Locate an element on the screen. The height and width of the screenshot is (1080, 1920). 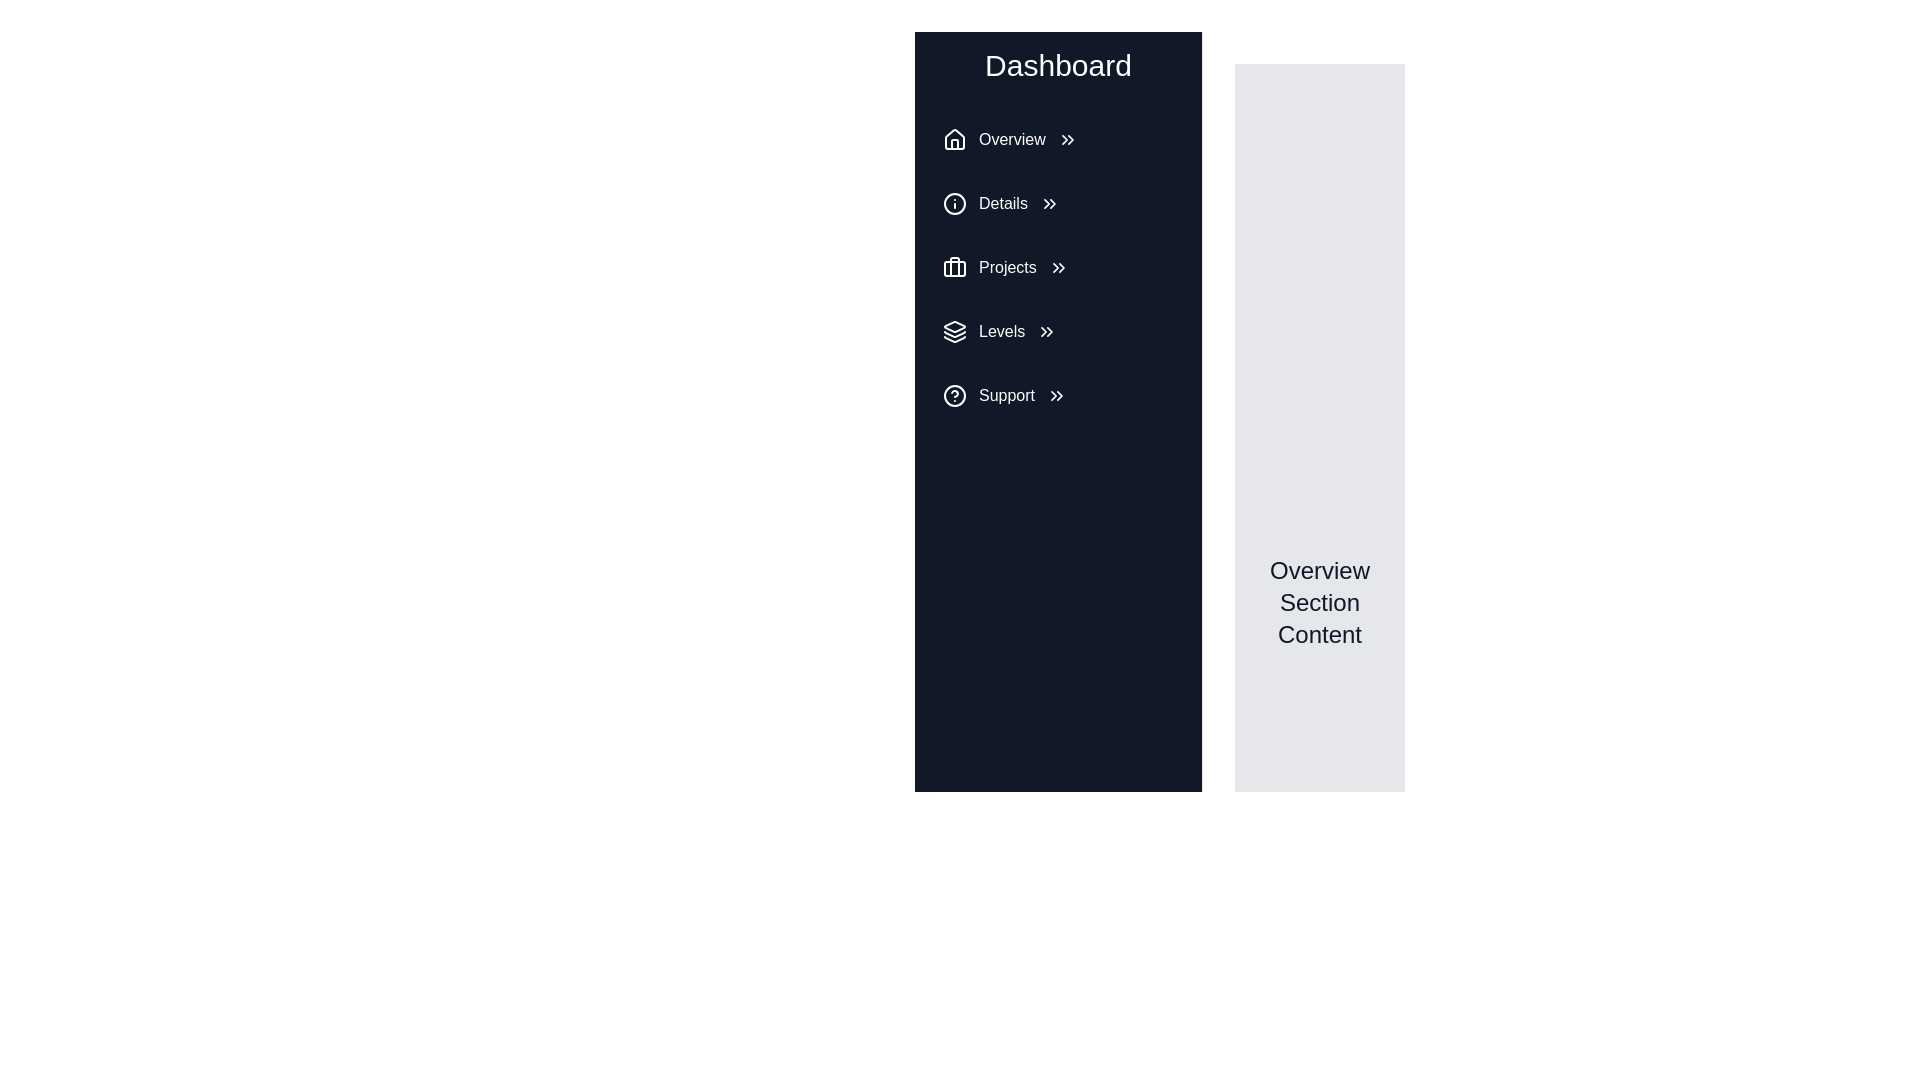
the 'Overview' text label in the vertical navigation menu is located at coordinates (1012, 138).